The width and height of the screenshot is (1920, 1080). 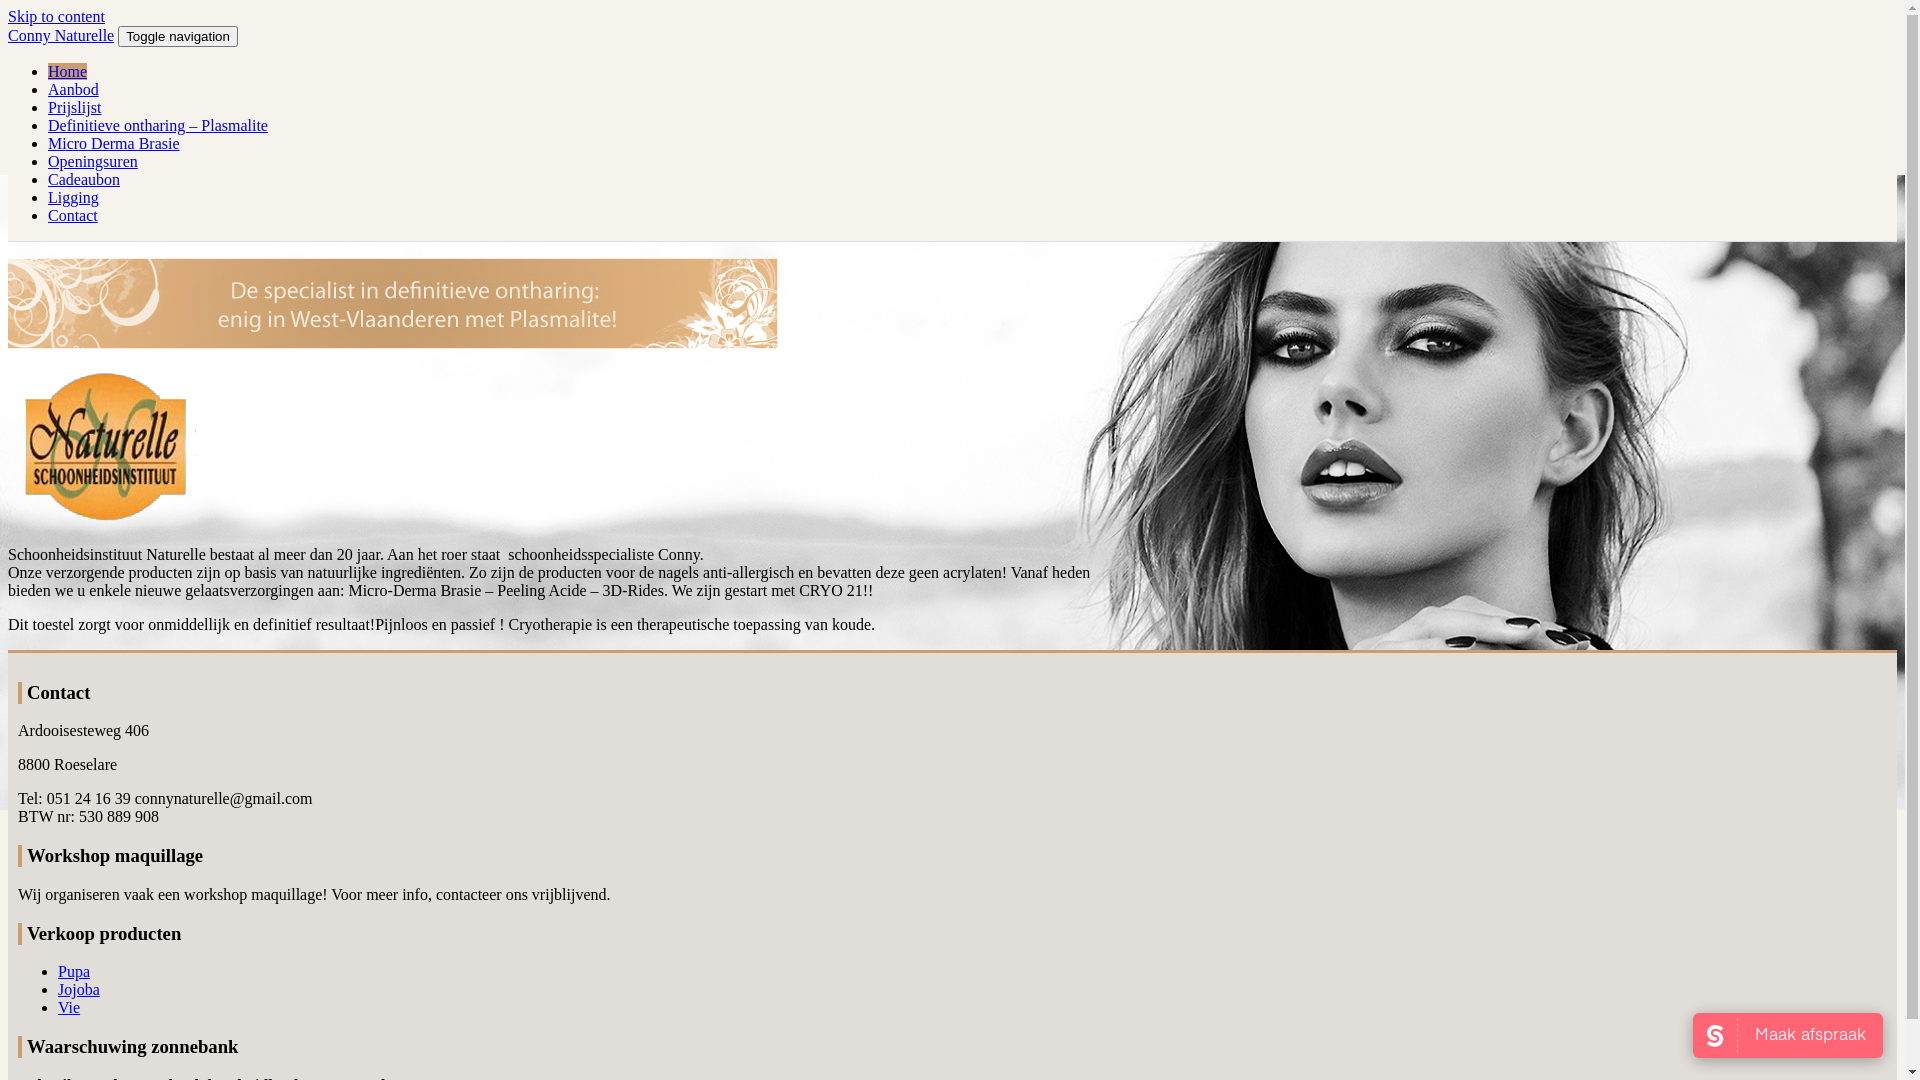 What do you see at coordinates (68, 1007) in the screenshot?
I see `'Vie'` at bounding box center [68, 1007].